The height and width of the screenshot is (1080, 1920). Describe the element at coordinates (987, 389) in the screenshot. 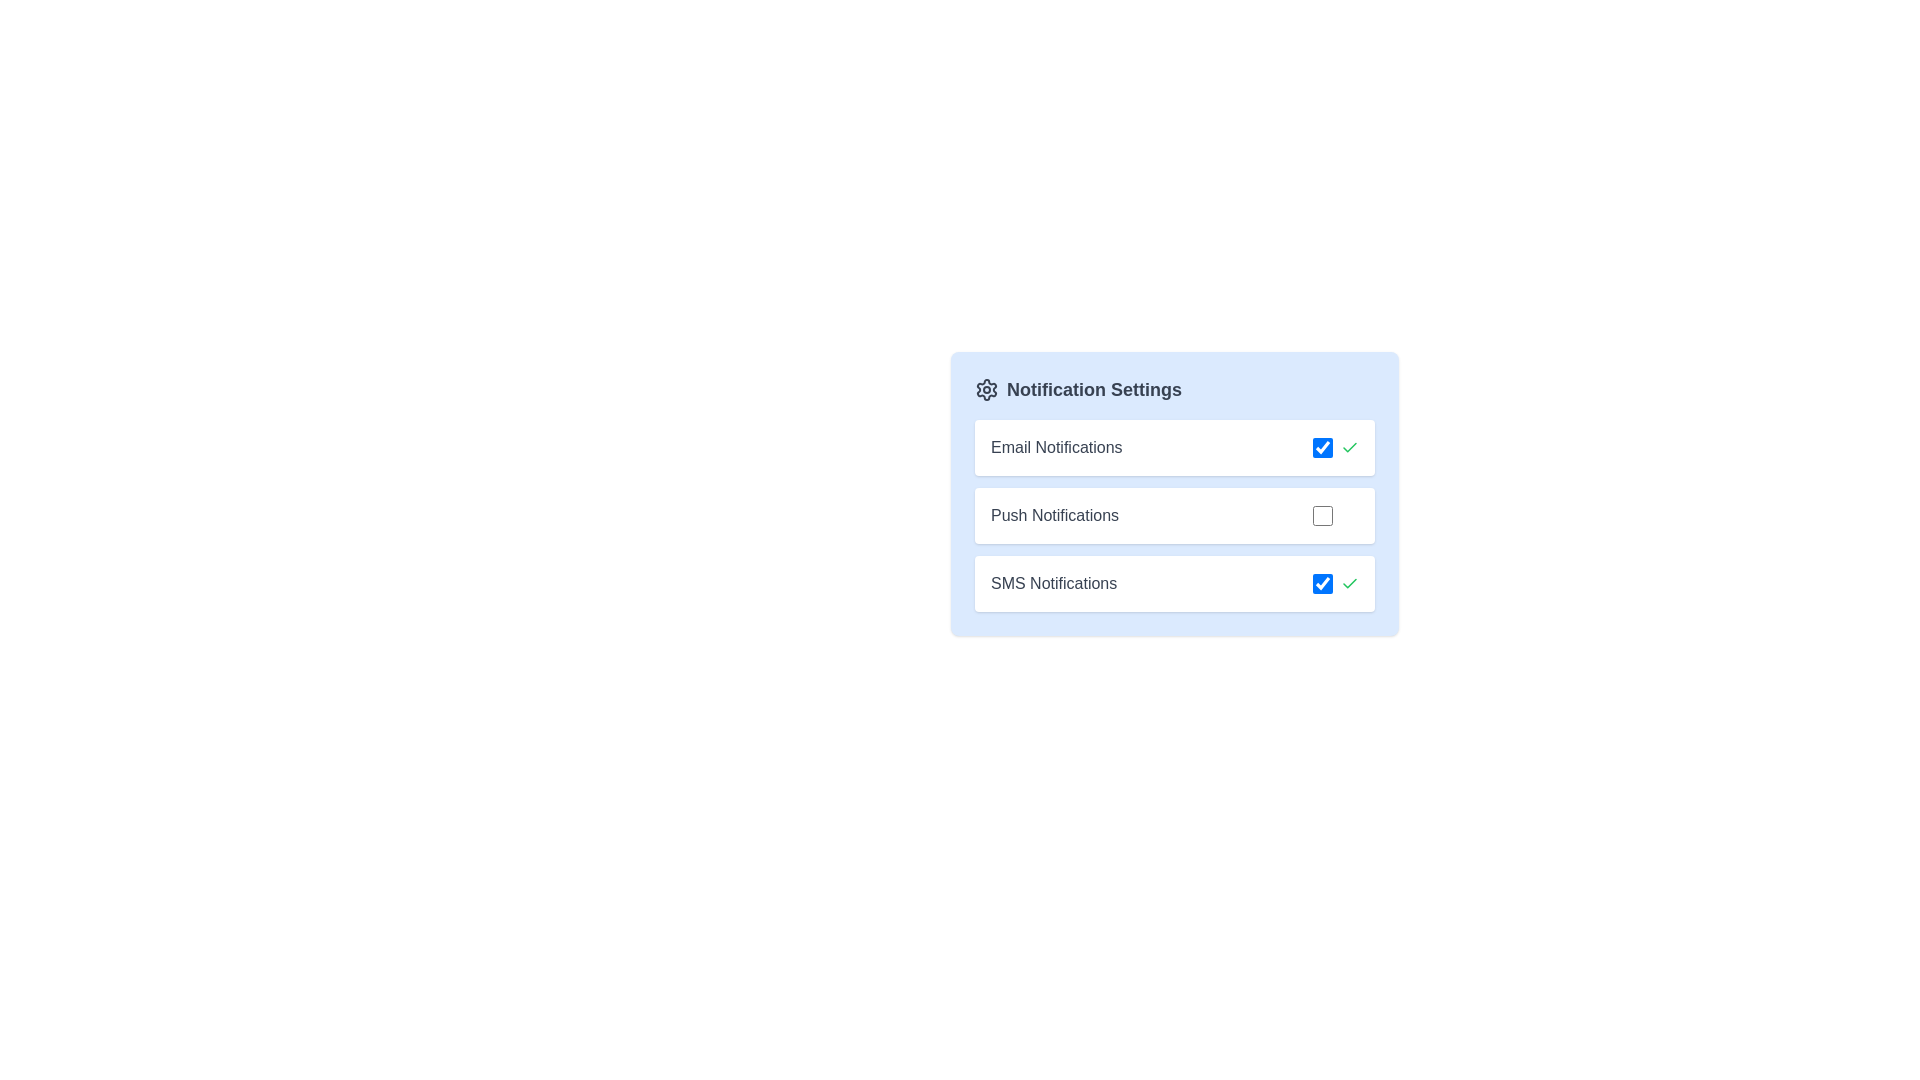

I see `the settings icon located on the left side of the 'Notification Settings' section` at that location.